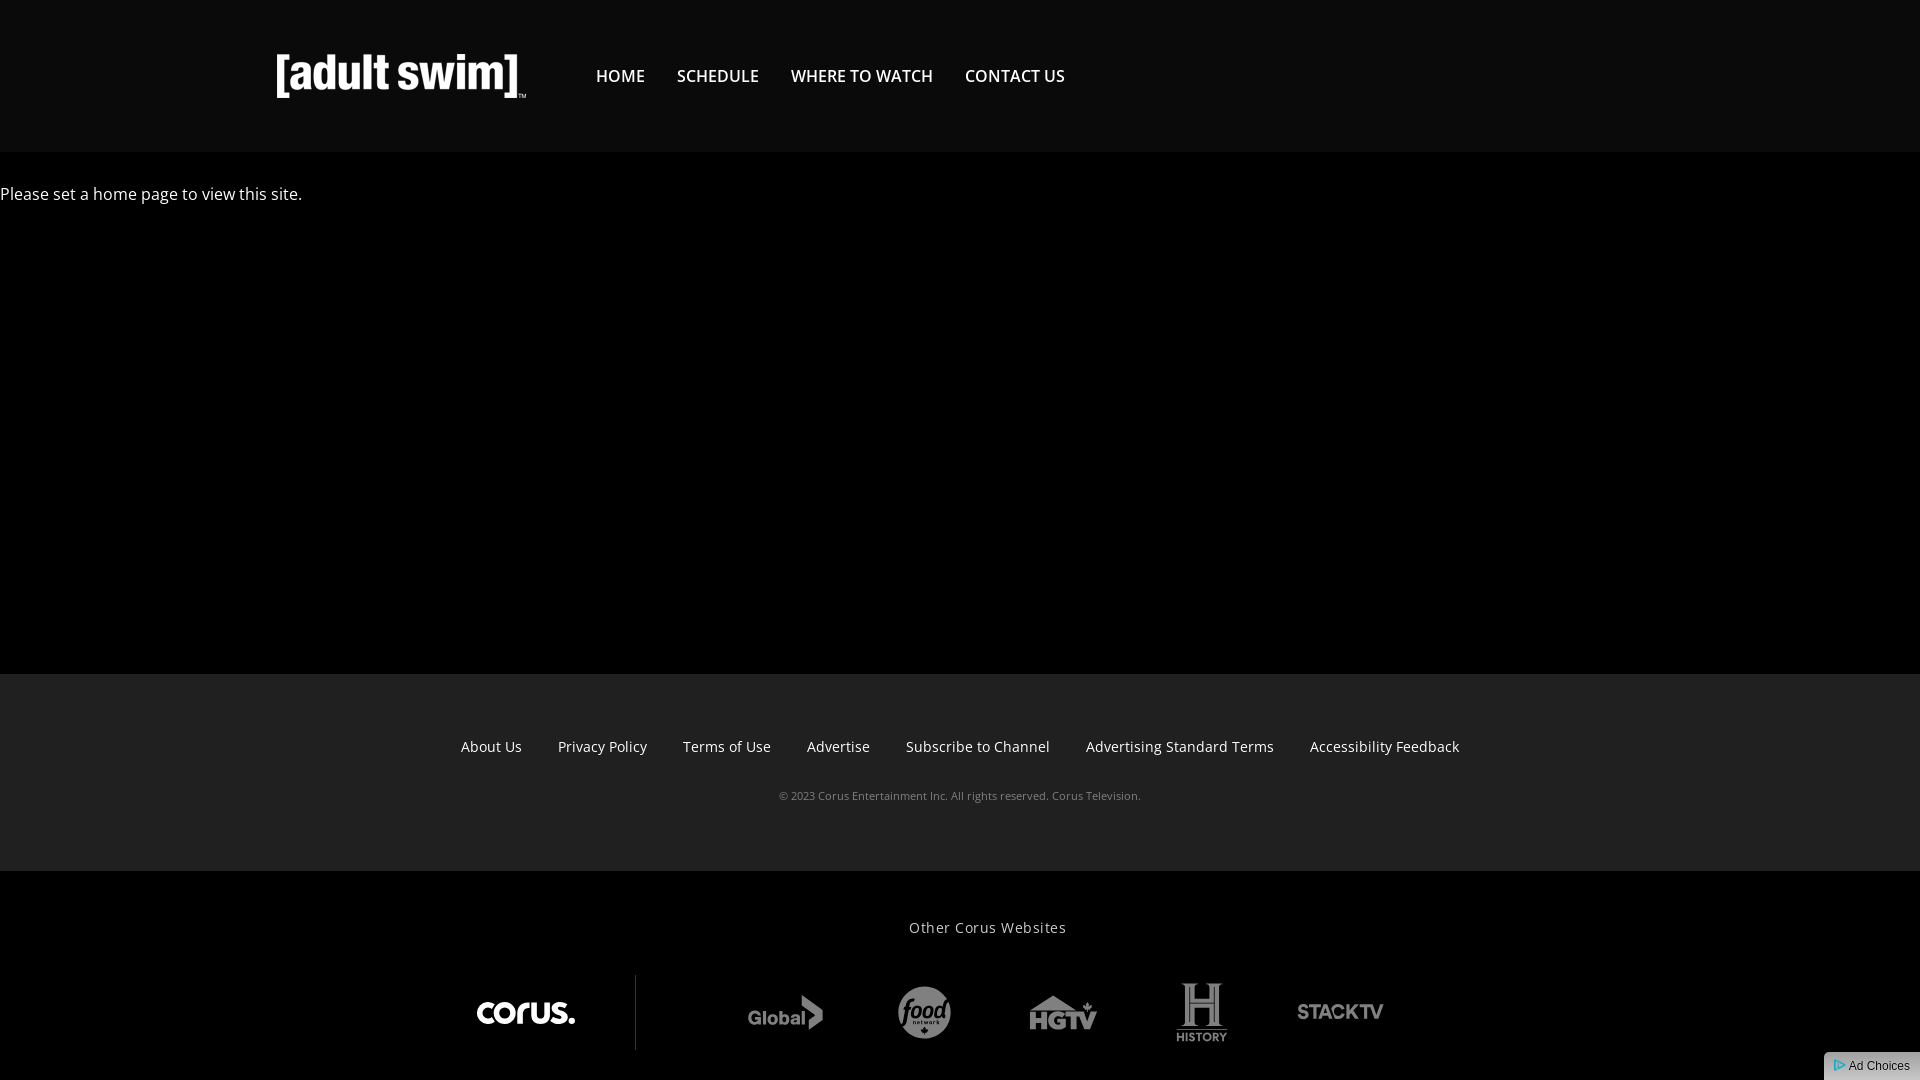 The width and height of the screenshot is (1920, 1080). Describe the element at coordinates (862, 75) in the screenshot. I see `'WHERE TO WATCH'` at that location.